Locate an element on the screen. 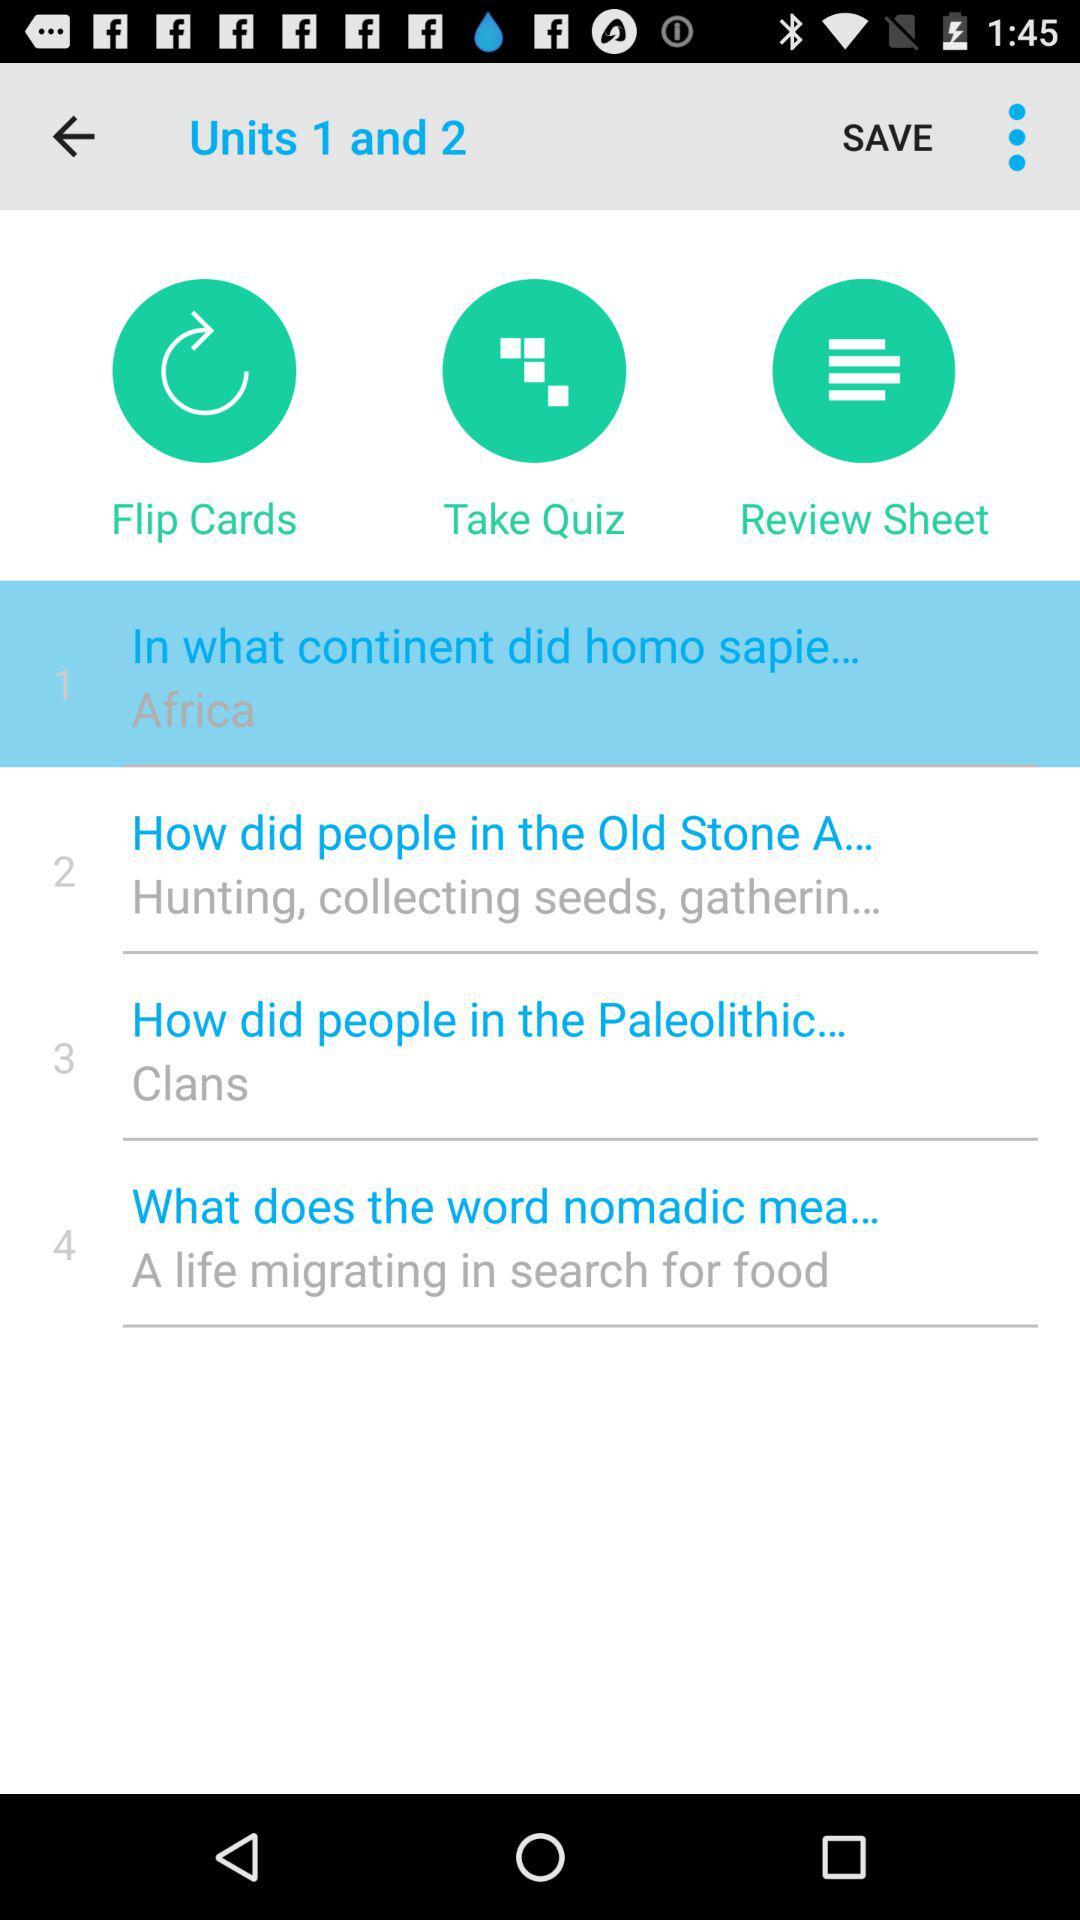 The height and width of the screenshot is (1920, 1080). the 3 item is located at coordinates (63, 1055).